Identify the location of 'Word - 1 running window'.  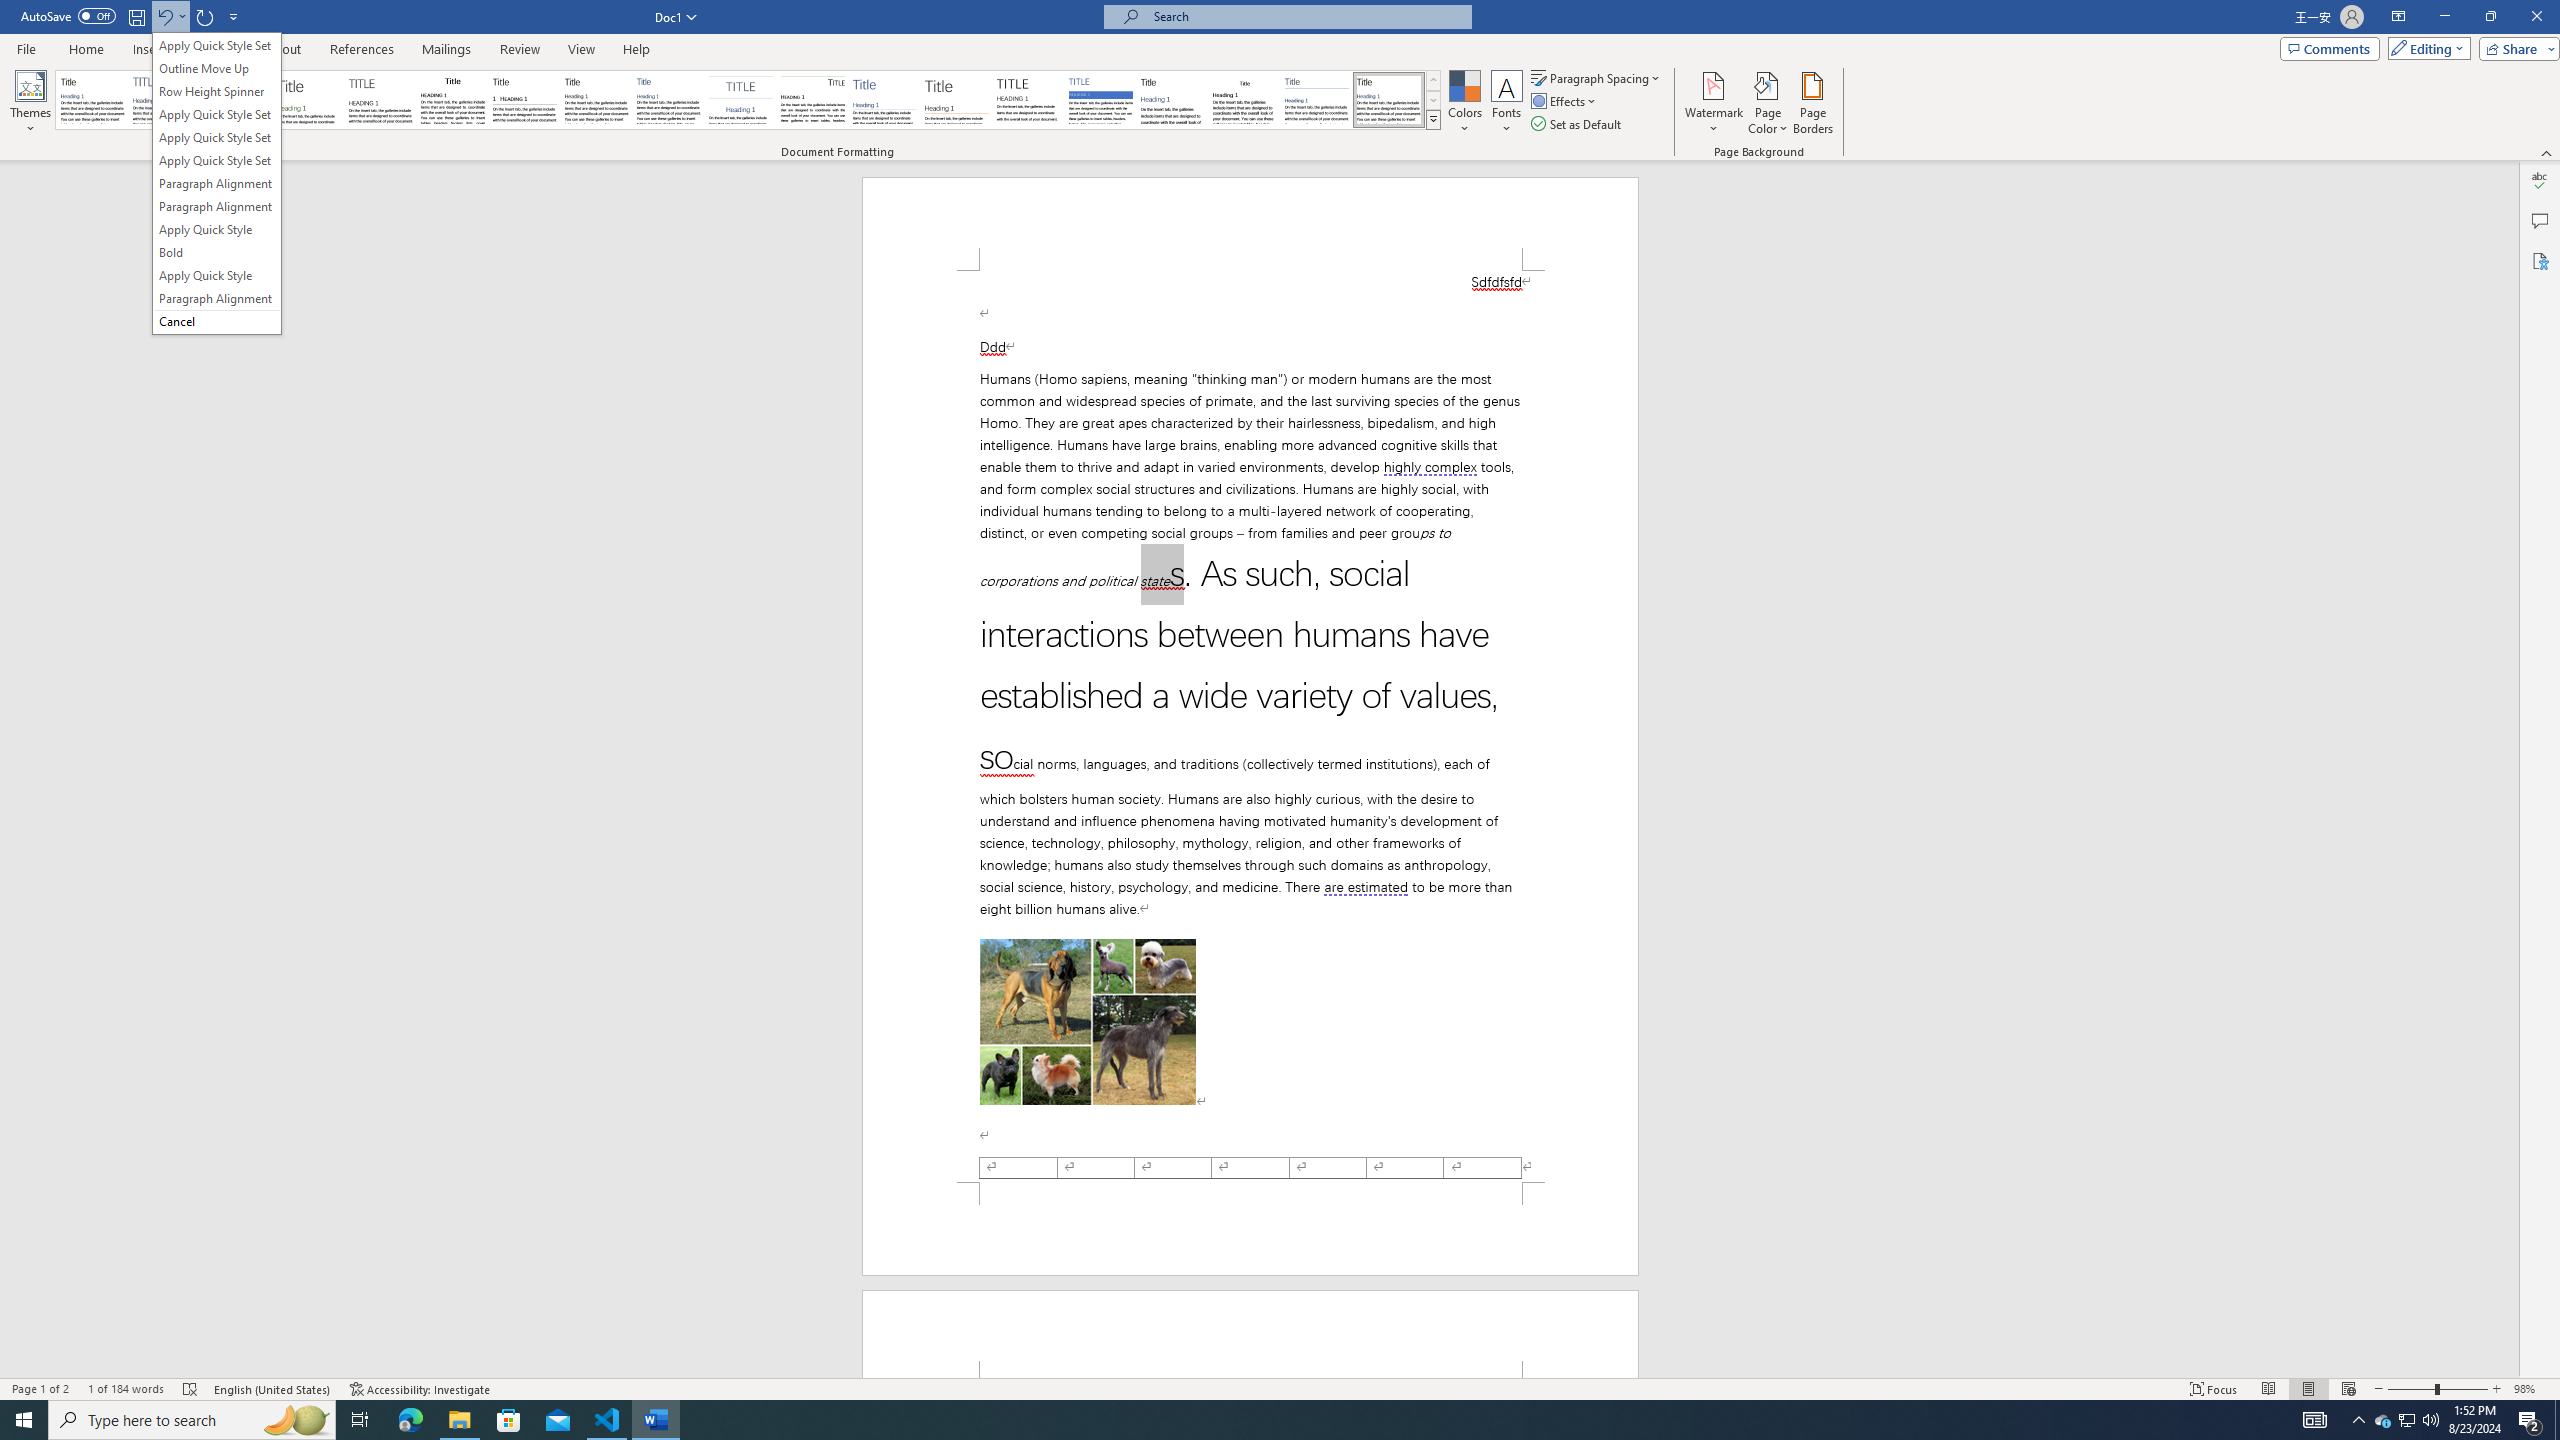
(656, 1418).